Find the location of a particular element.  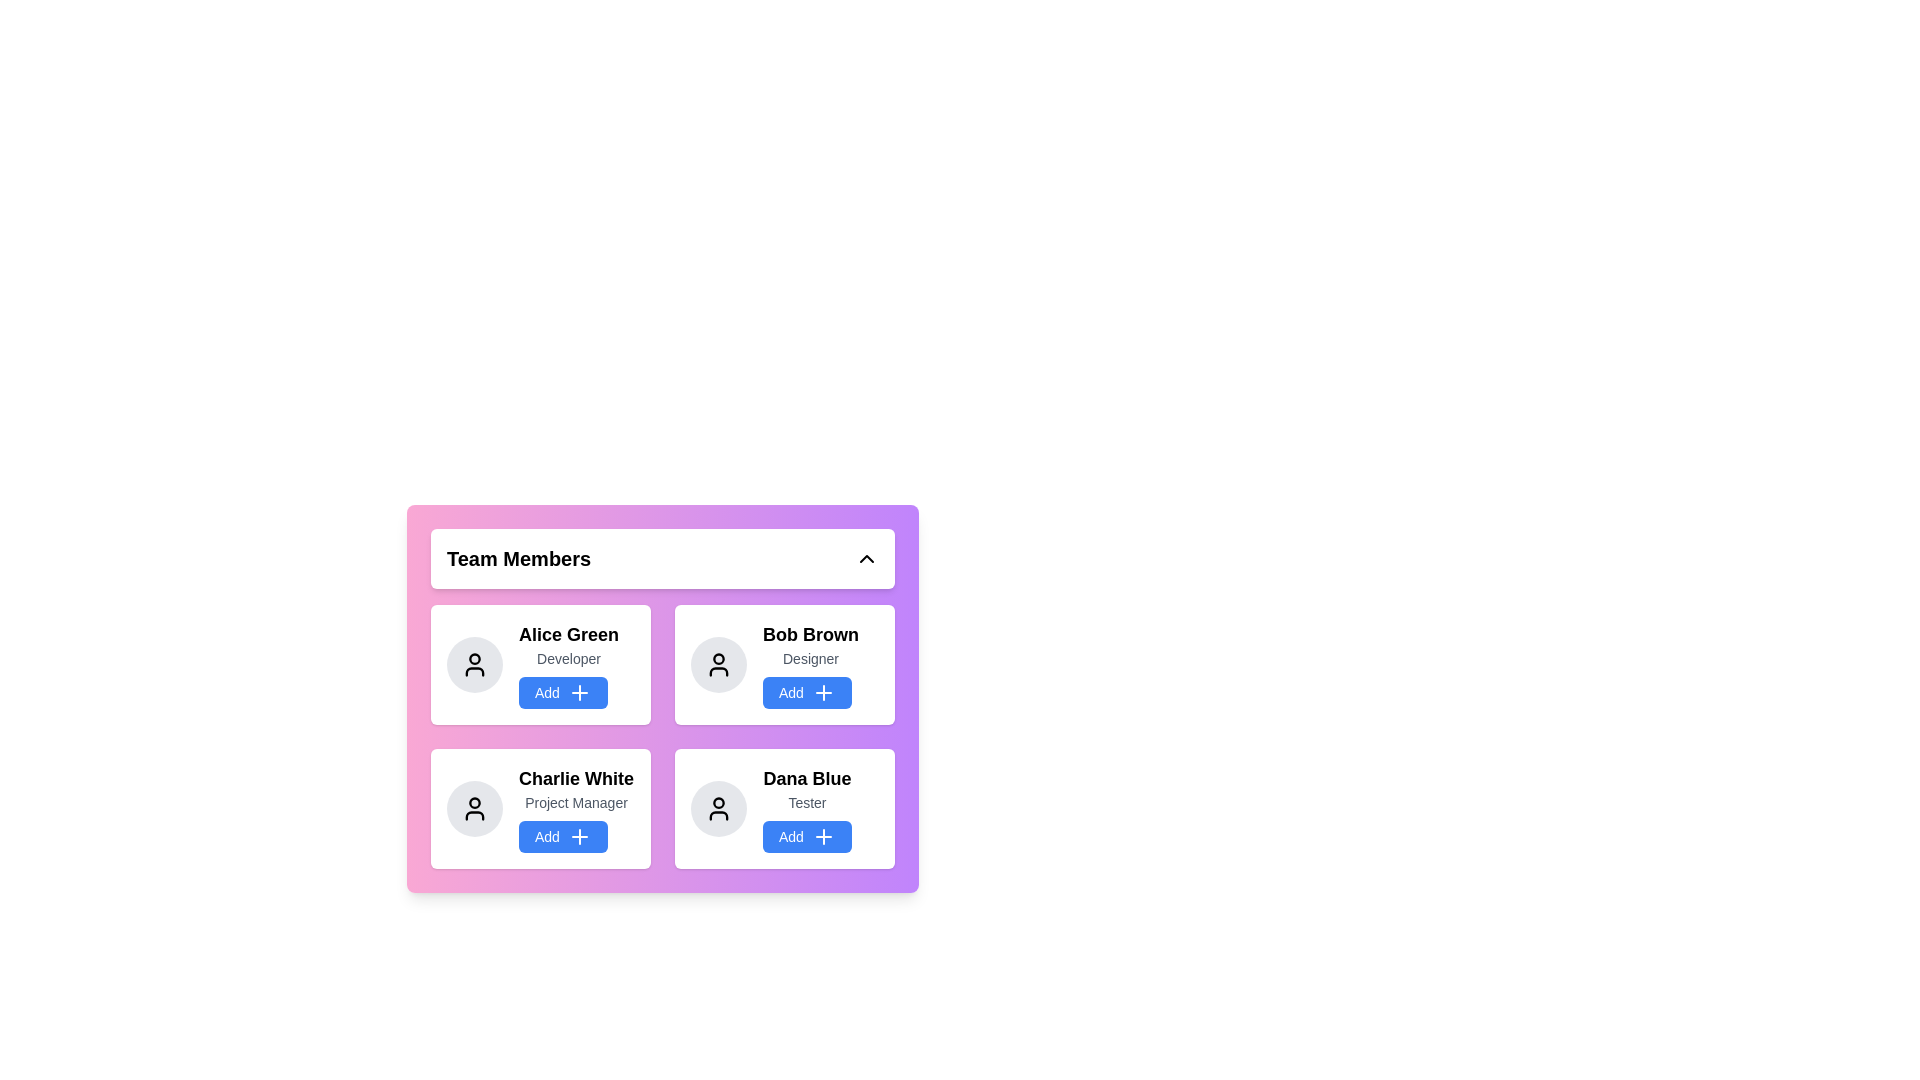

the 'Project Manager' text element located below 'Charlie White' in the third card of the grid layout is located at coordinates (575, 801).